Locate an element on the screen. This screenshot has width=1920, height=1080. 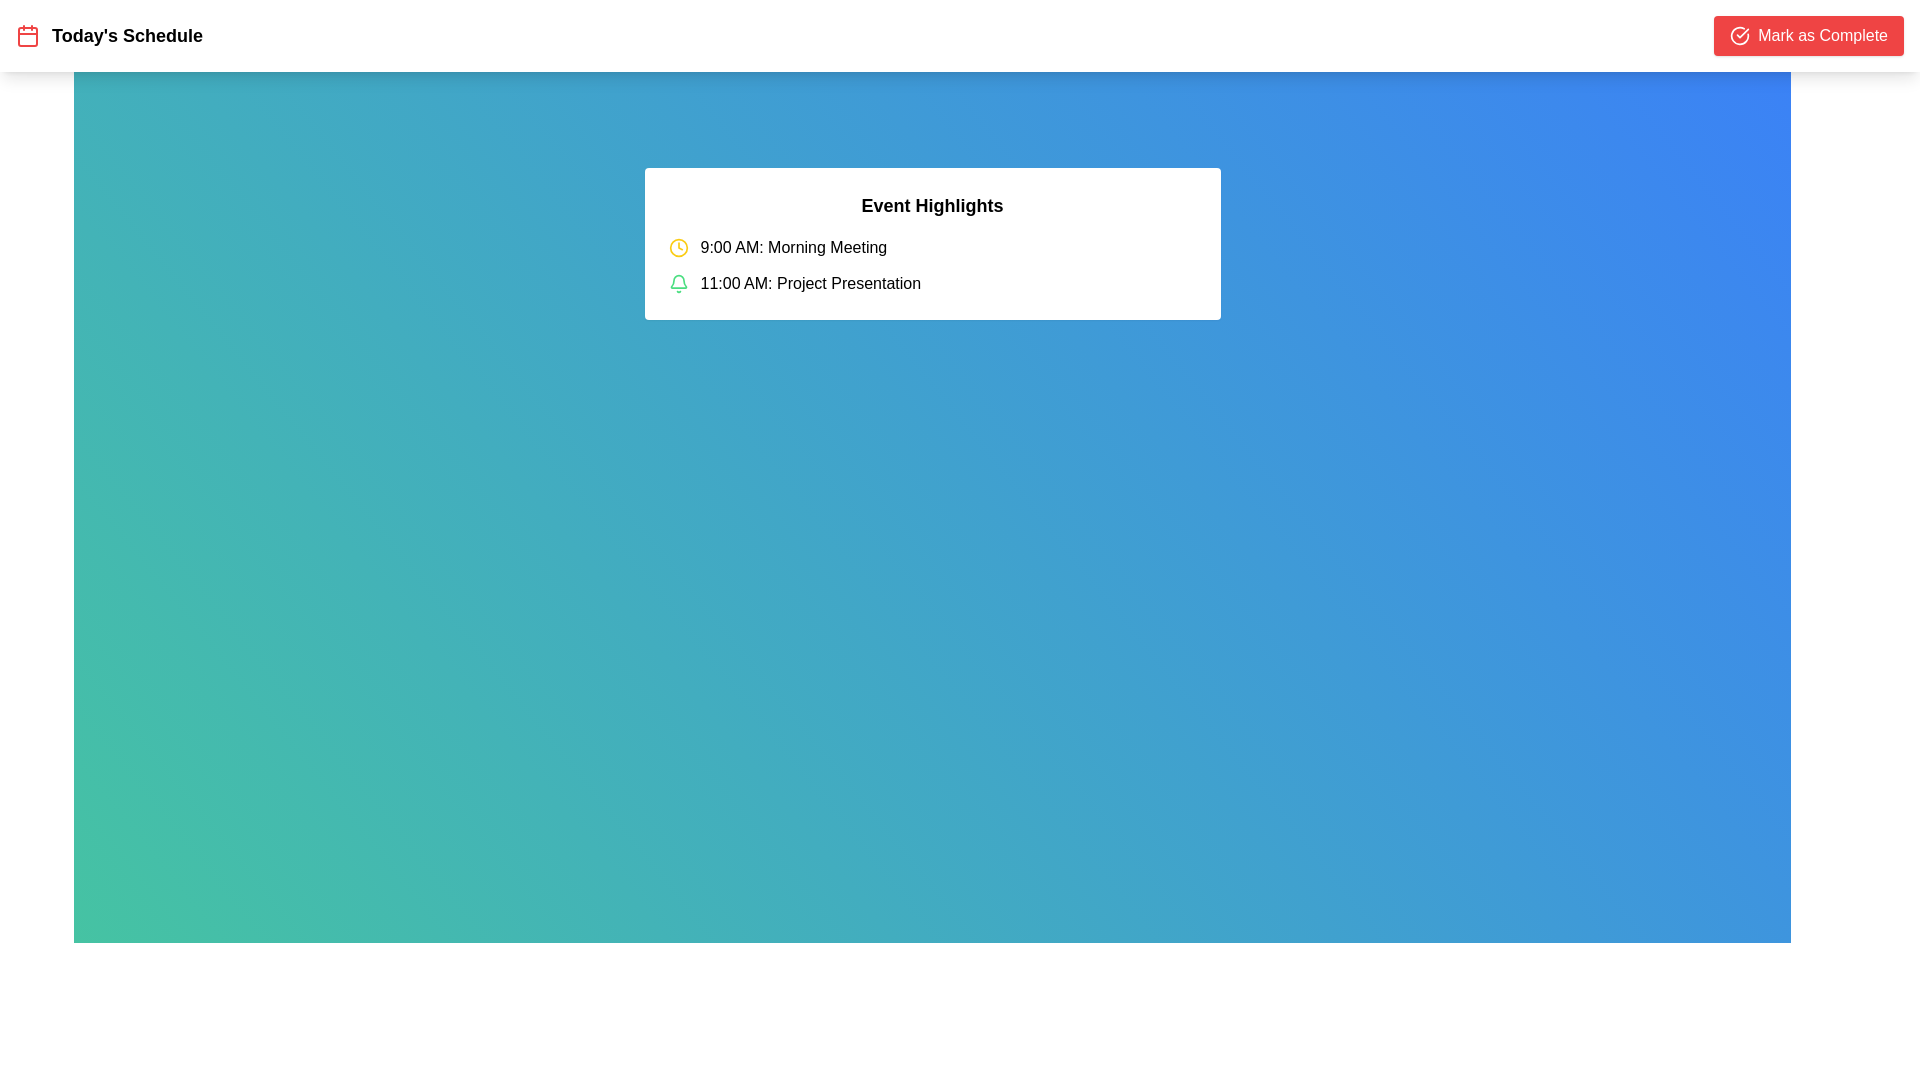
the highlighted portion of the calendar icon represented by the rectangle located in the bottom middle area of the icon is located at coordinates (28, 37).